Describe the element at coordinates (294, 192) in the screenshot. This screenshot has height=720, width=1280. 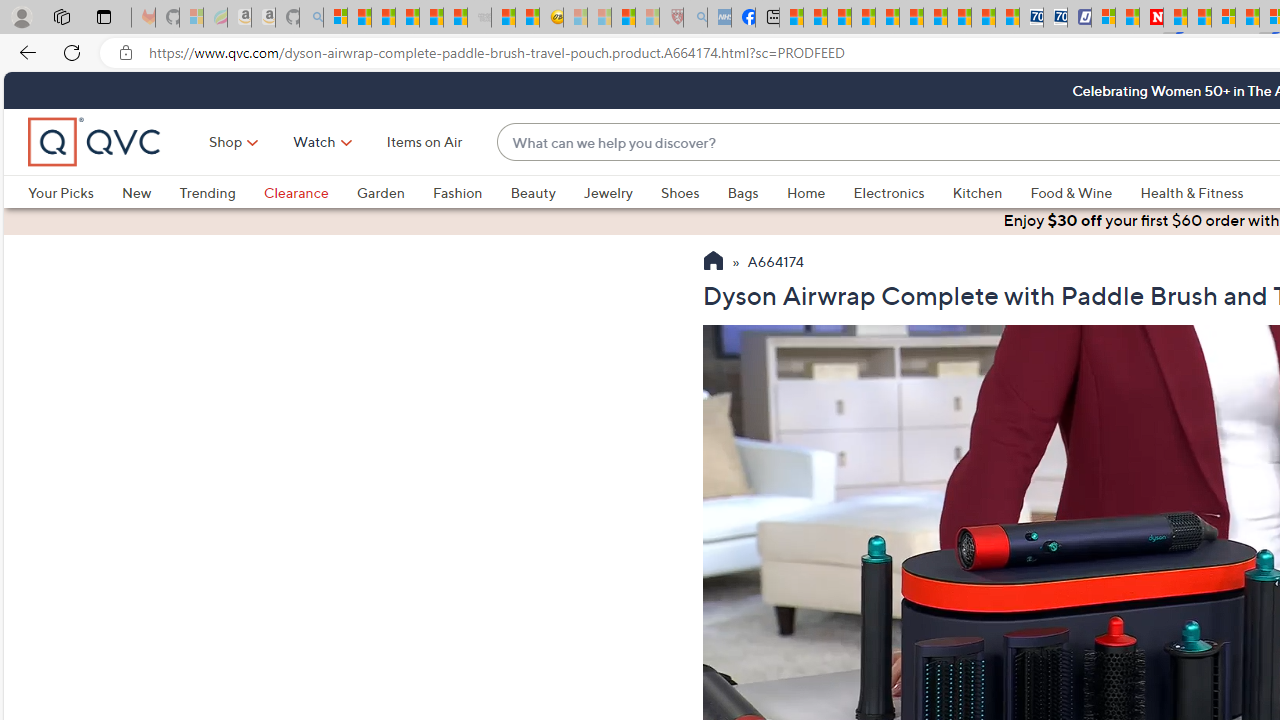
I see `'Clearance'` at that location.